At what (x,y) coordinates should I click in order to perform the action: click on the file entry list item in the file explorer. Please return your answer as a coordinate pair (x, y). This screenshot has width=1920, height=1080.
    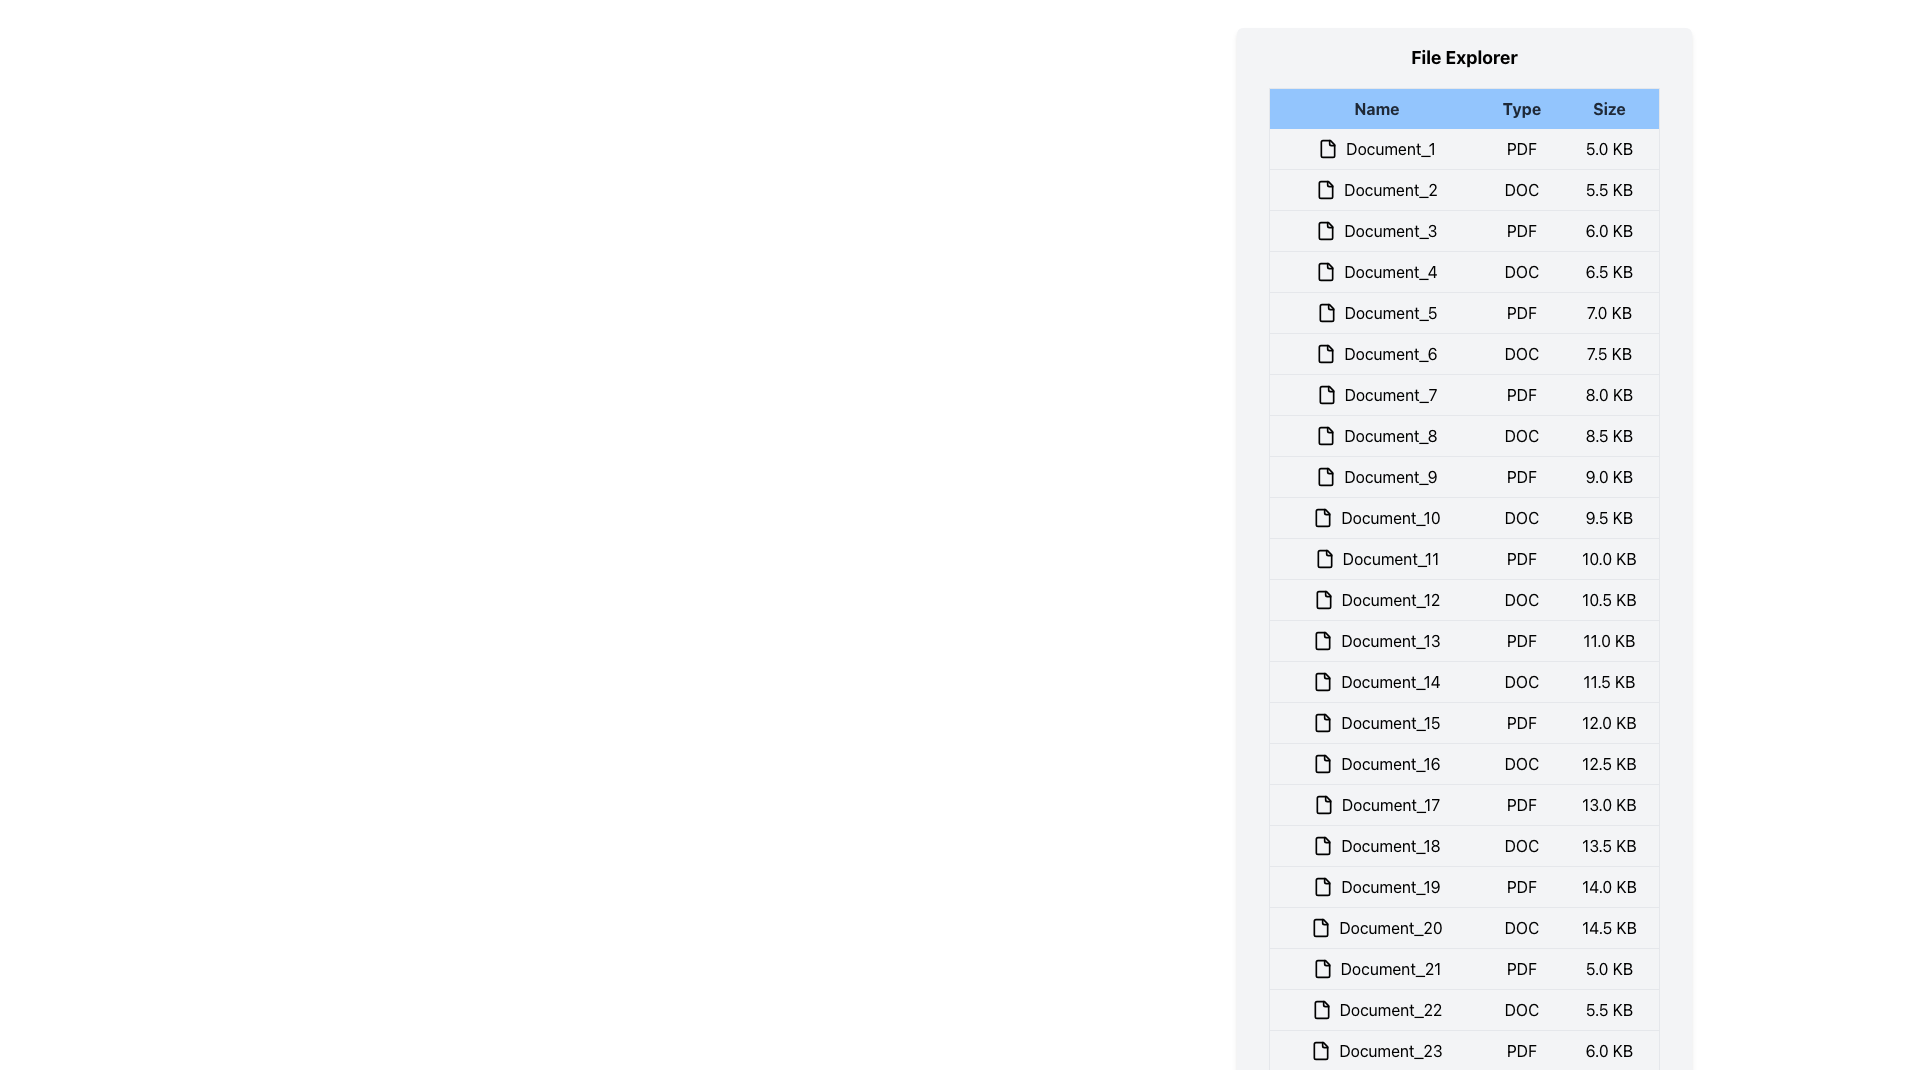
    Looking at the image, I should click on (1464, 763).